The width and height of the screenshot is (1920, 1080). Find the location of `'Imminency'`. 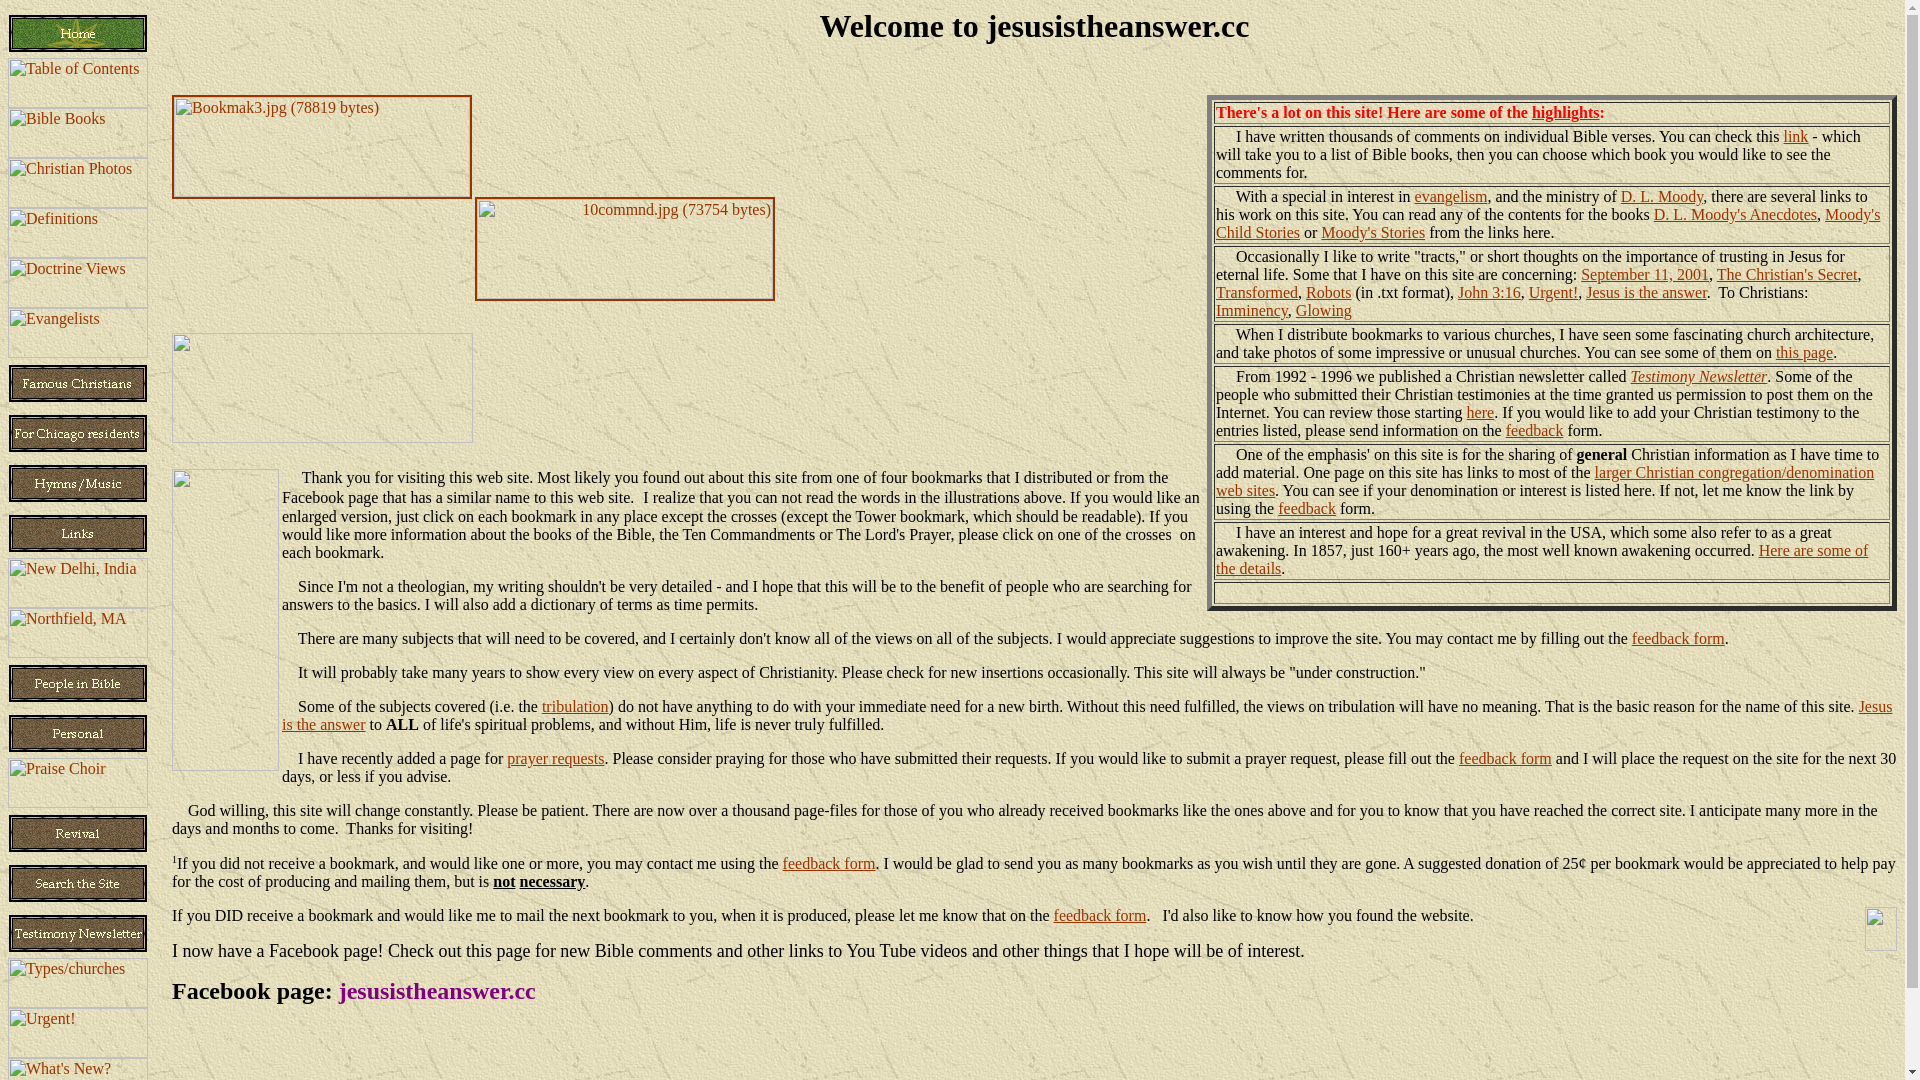

'Imminency' is located at coordinates (1251, 310).